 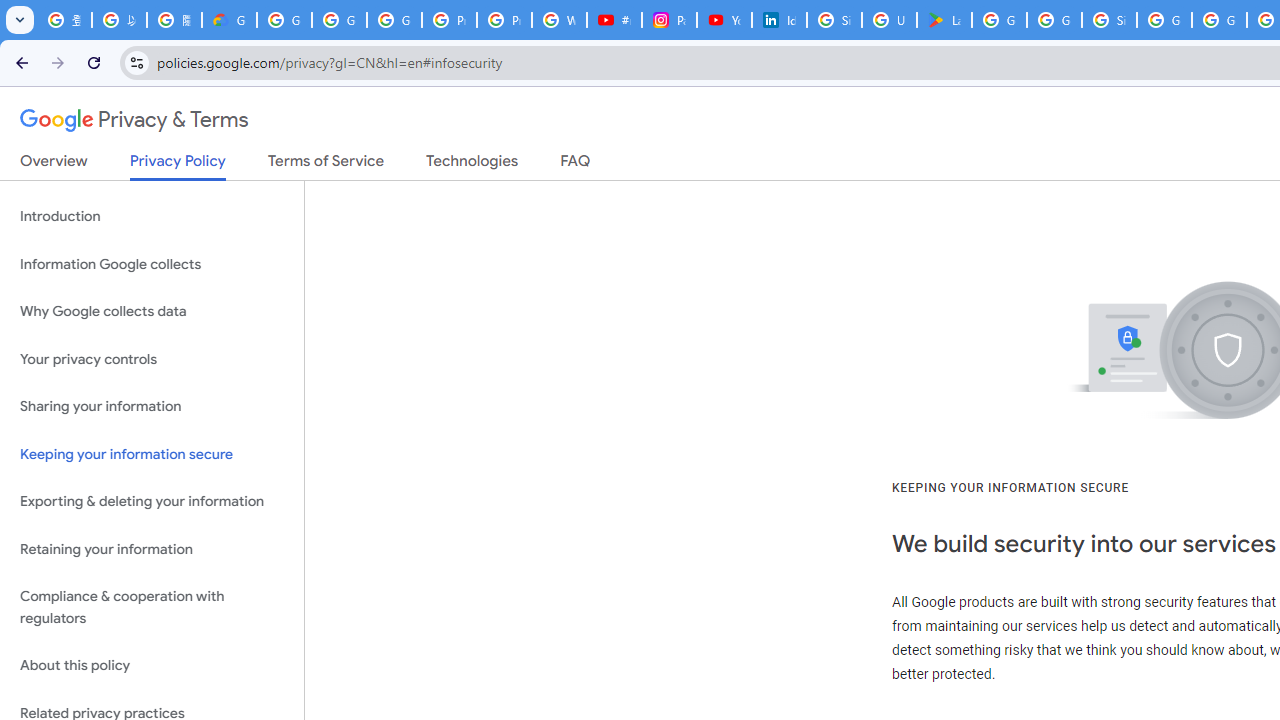 I want to click on 'Compliance & cooperation with regulators', so click(x=151, y=607).